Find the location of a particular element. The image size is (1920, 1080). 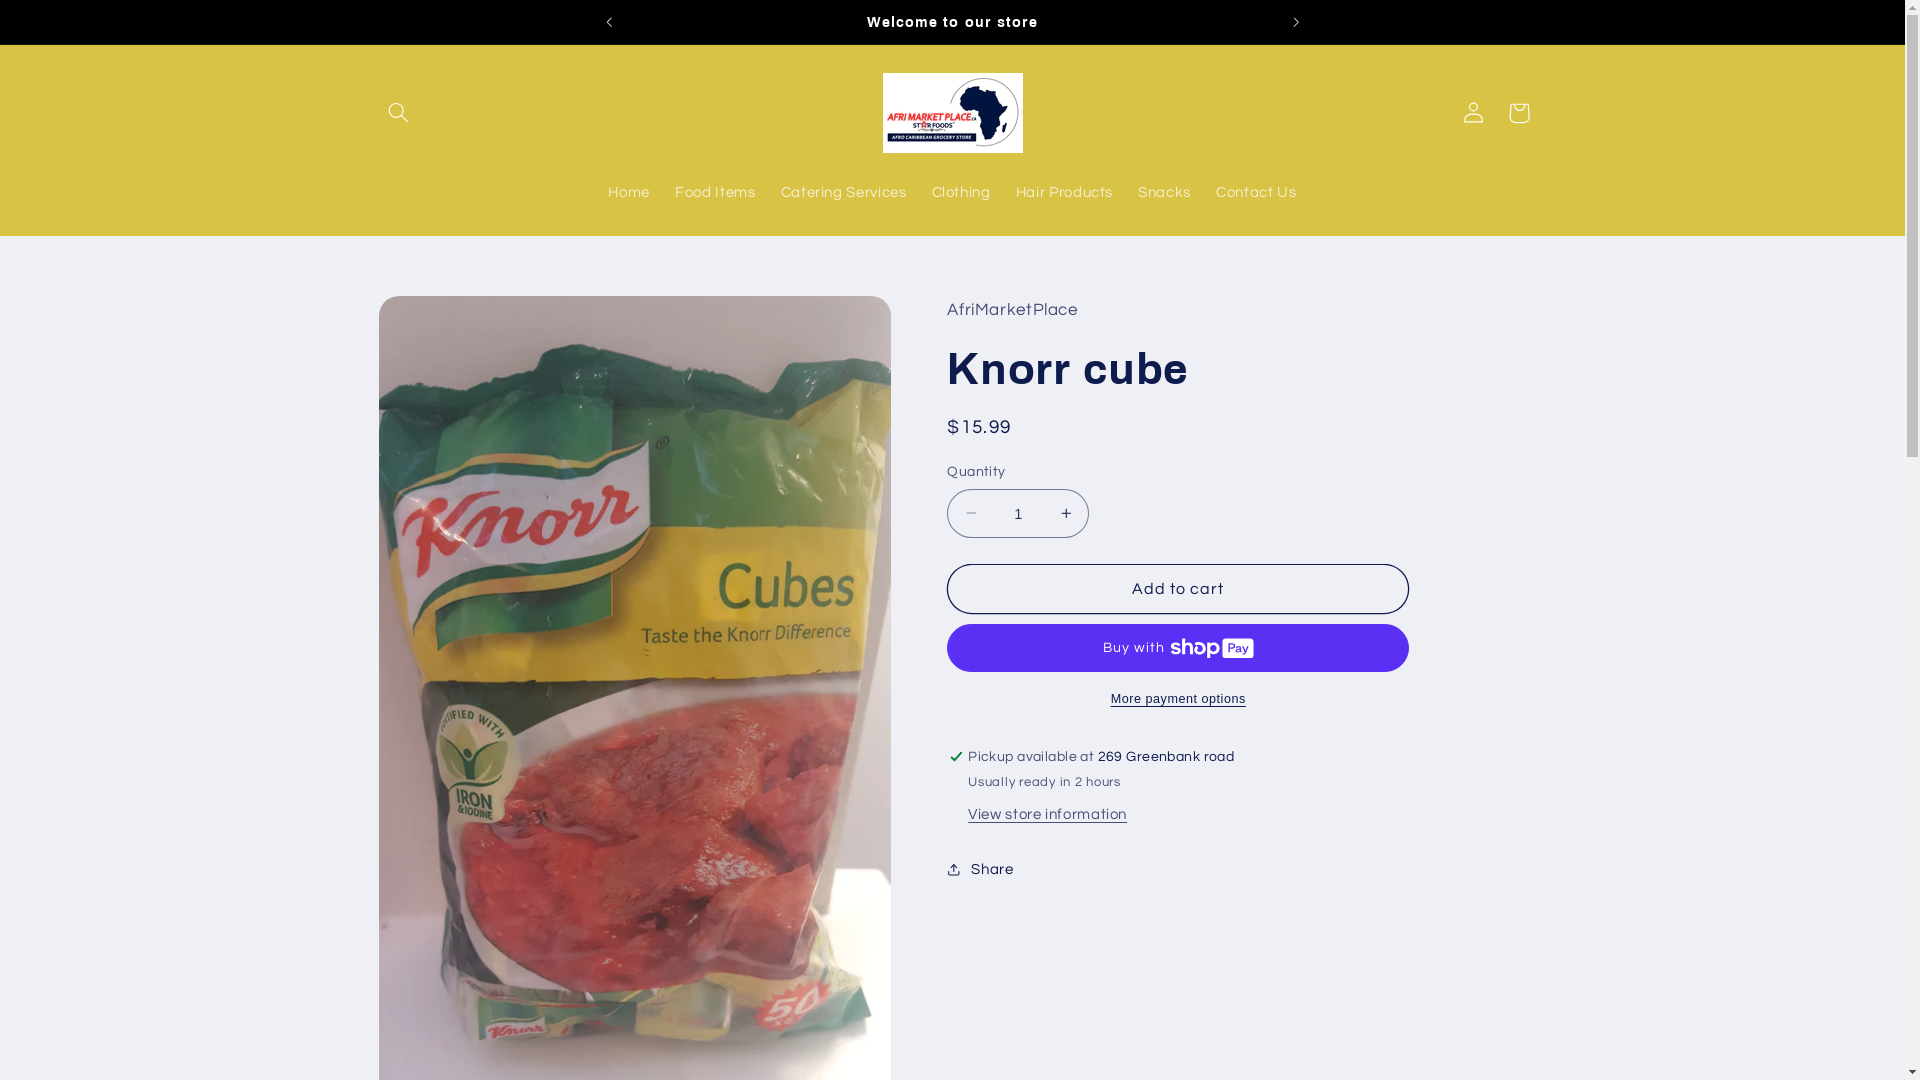

'Skip to product information' is located at coordinates (436, 318).